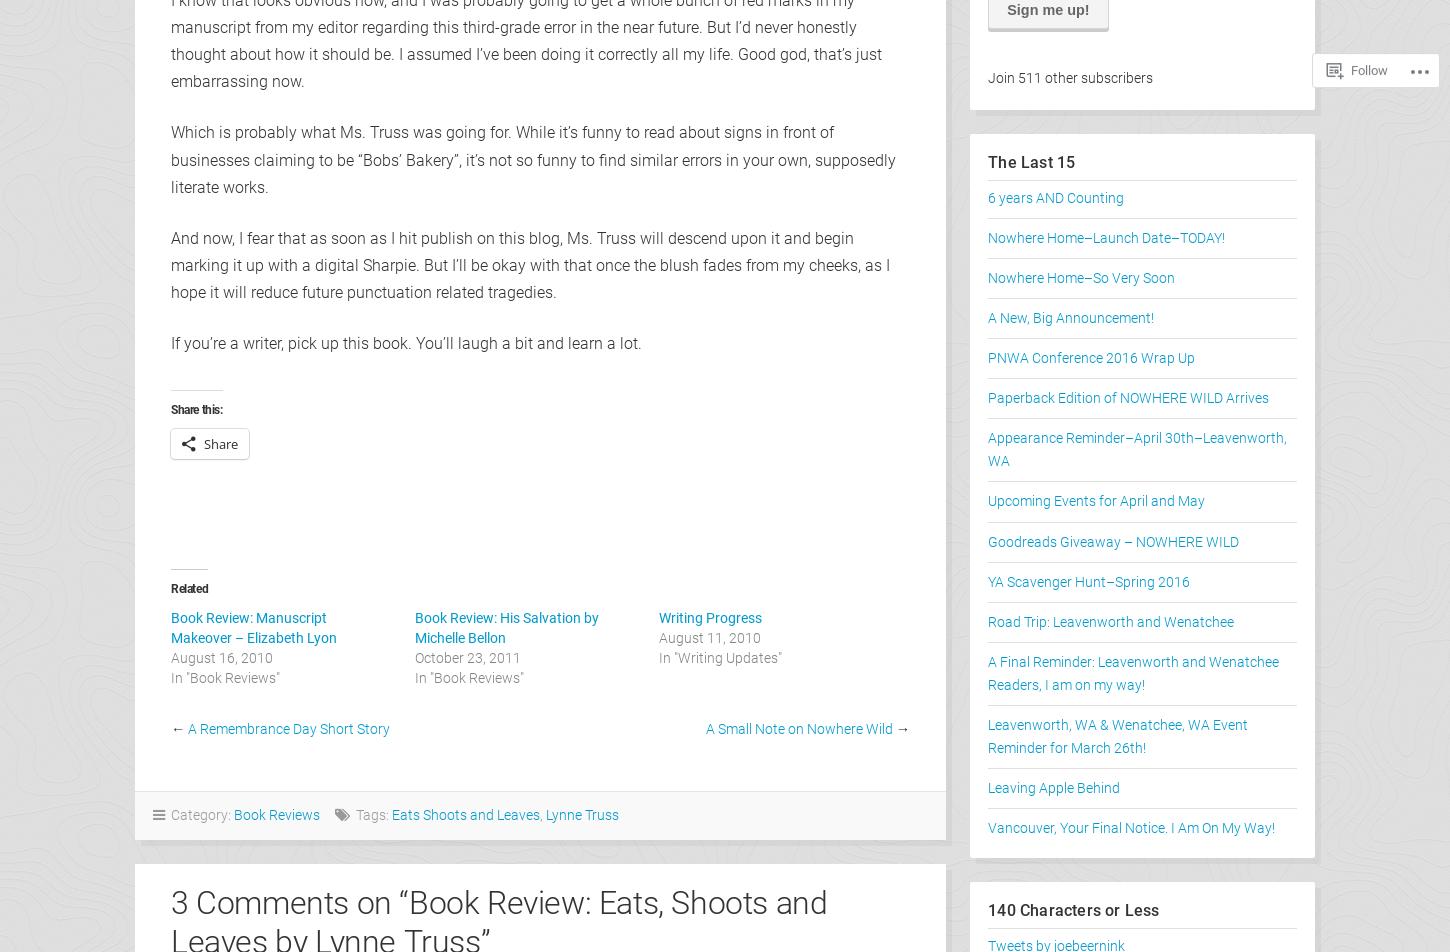 The image size is (1450, 952). What do you see at coordinates (198, 814) in the screenshot?
I see `'Category:'` at bounding box center [198, 814].